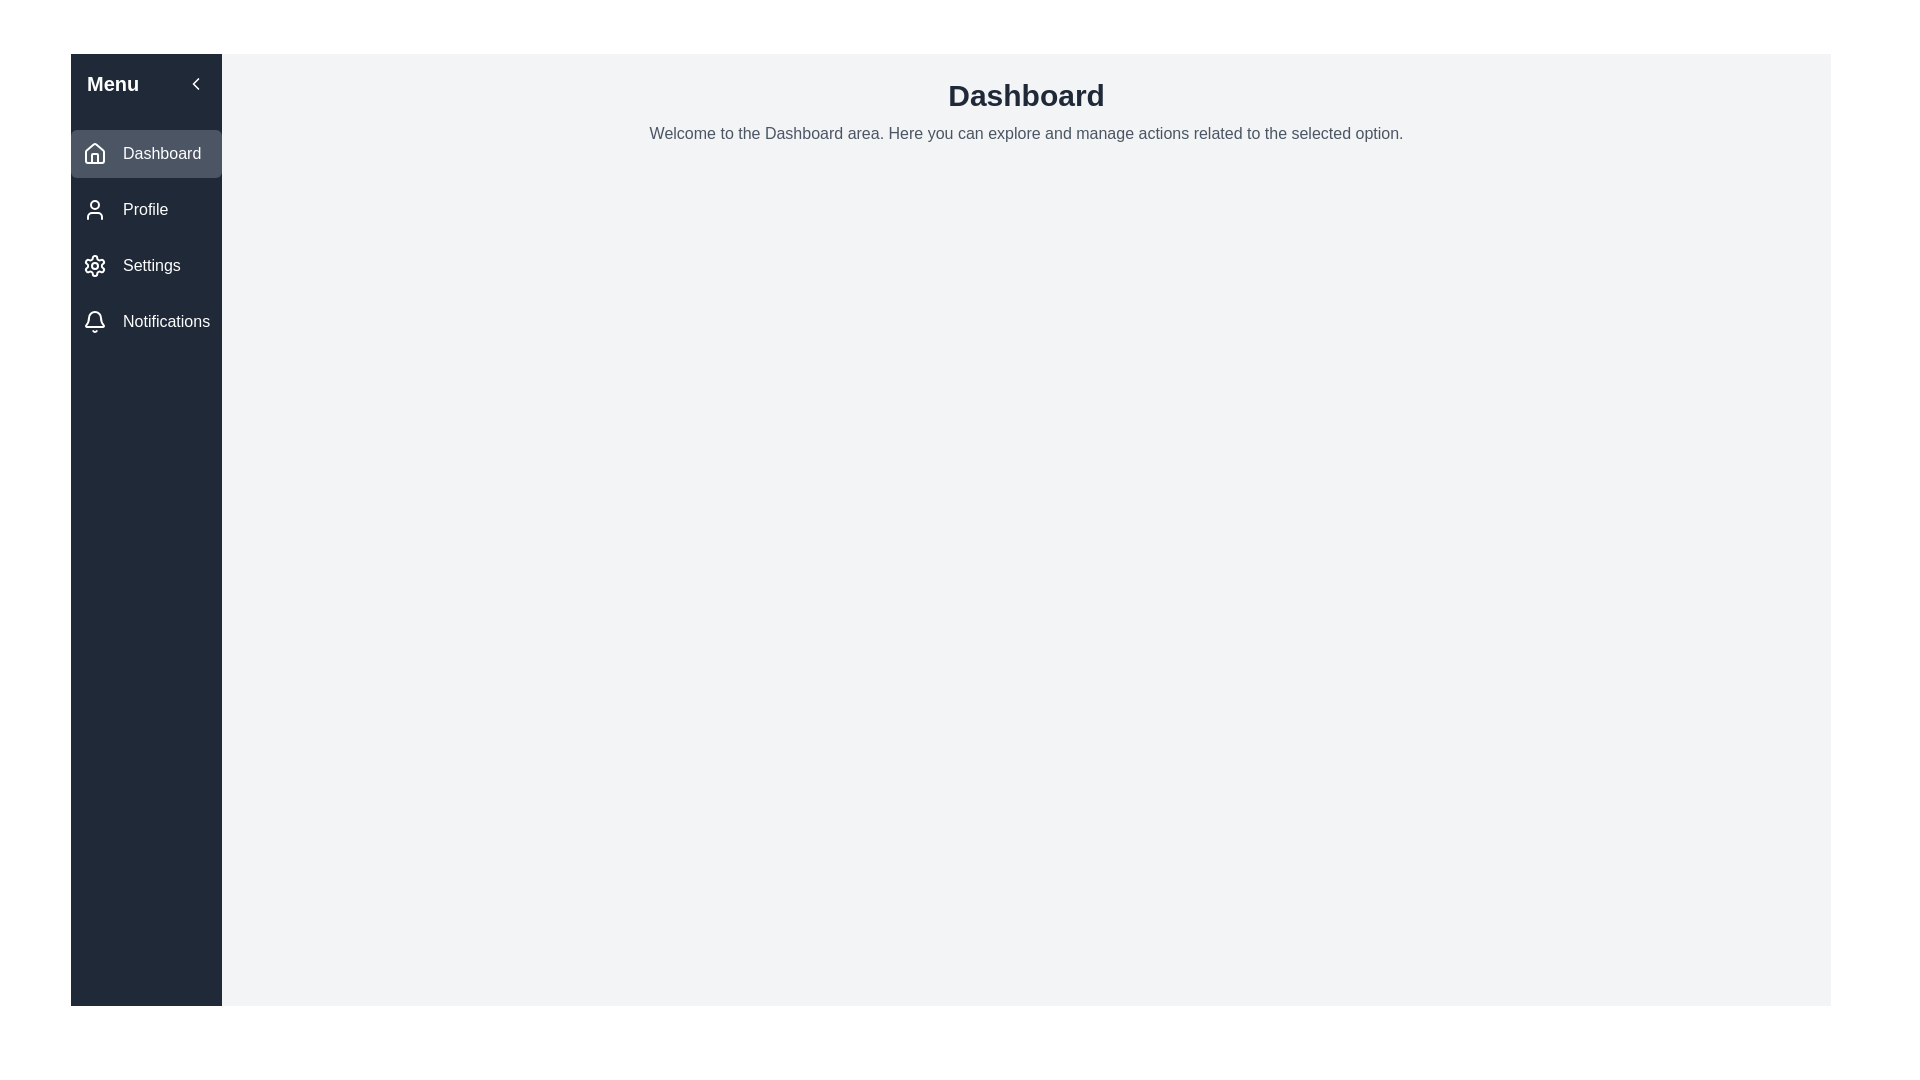  Describe the element at coordinates (144, 209) in the screenshot. I see `the 'Profile' label in the sidebar menu, which is the second item below 'Dashboard'` at that location.